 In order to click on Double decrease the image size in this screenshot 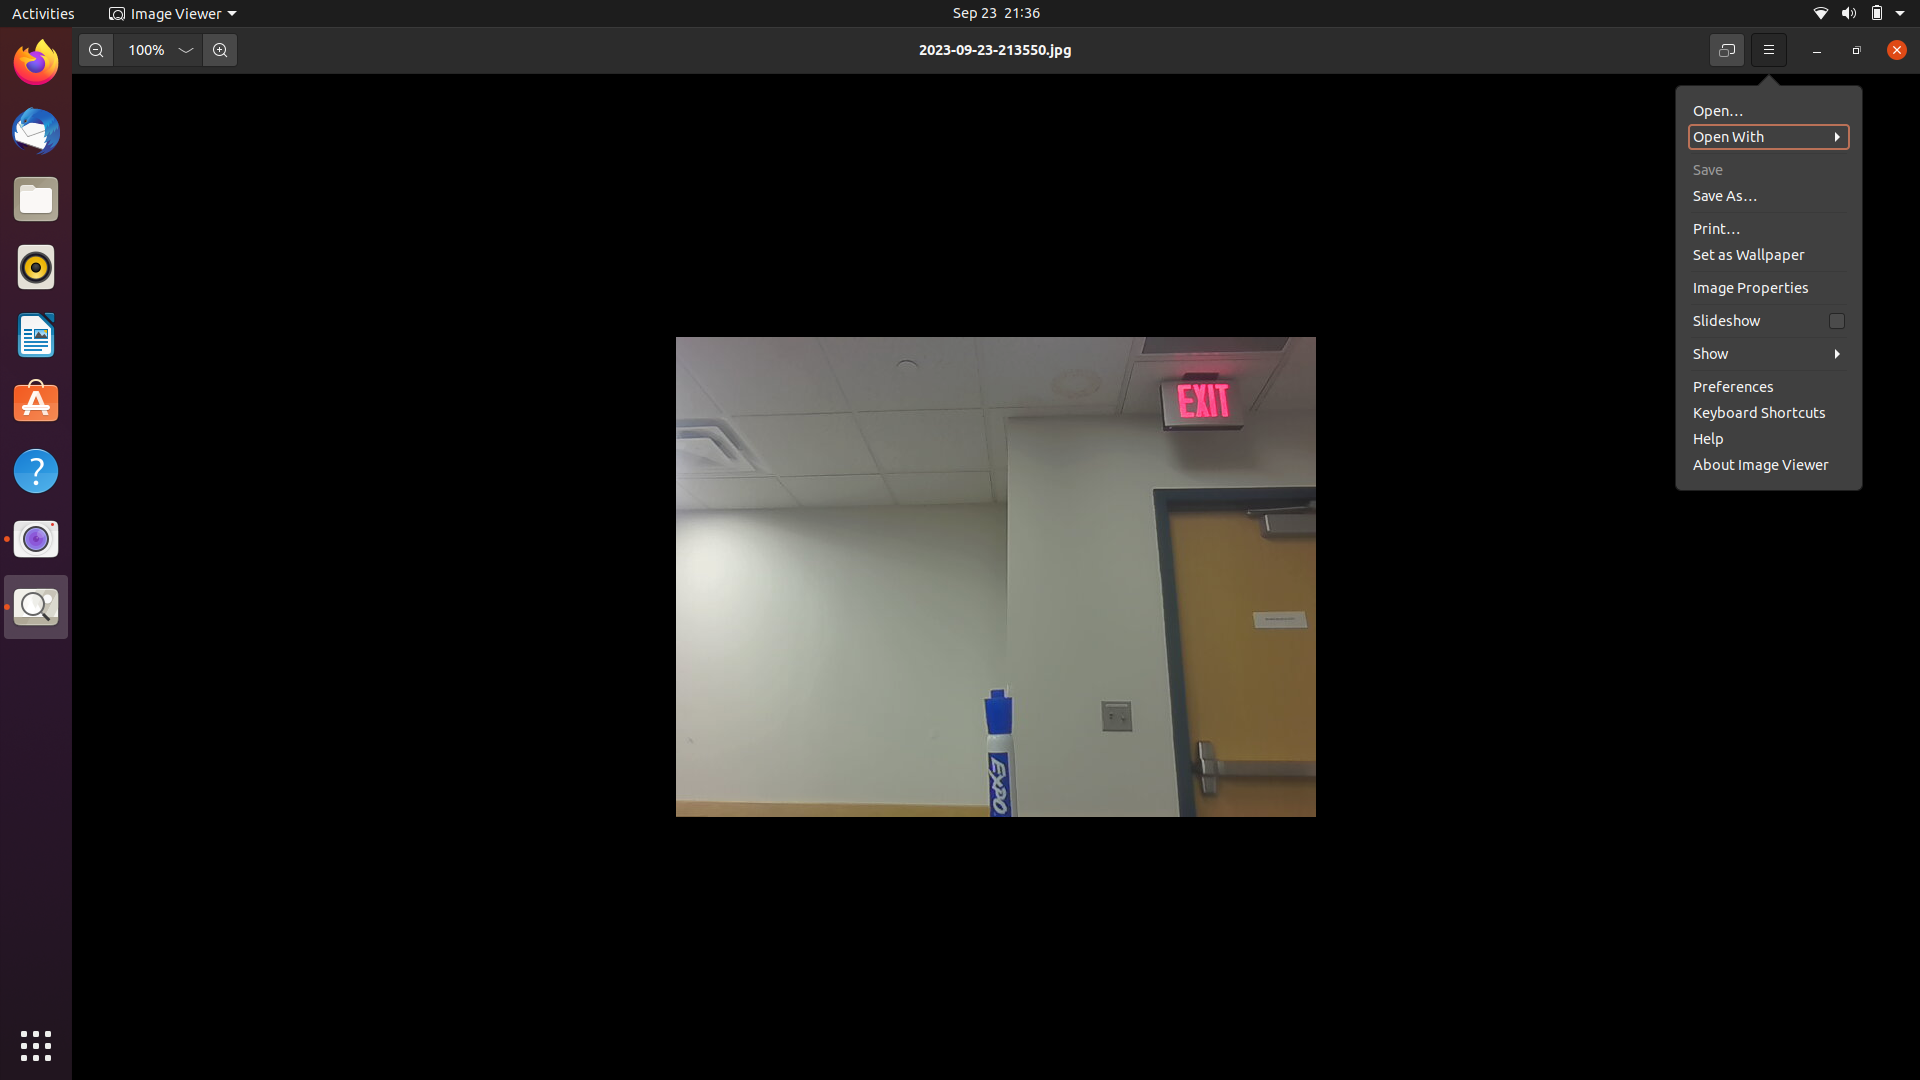, I will do `click(94, 49)`.